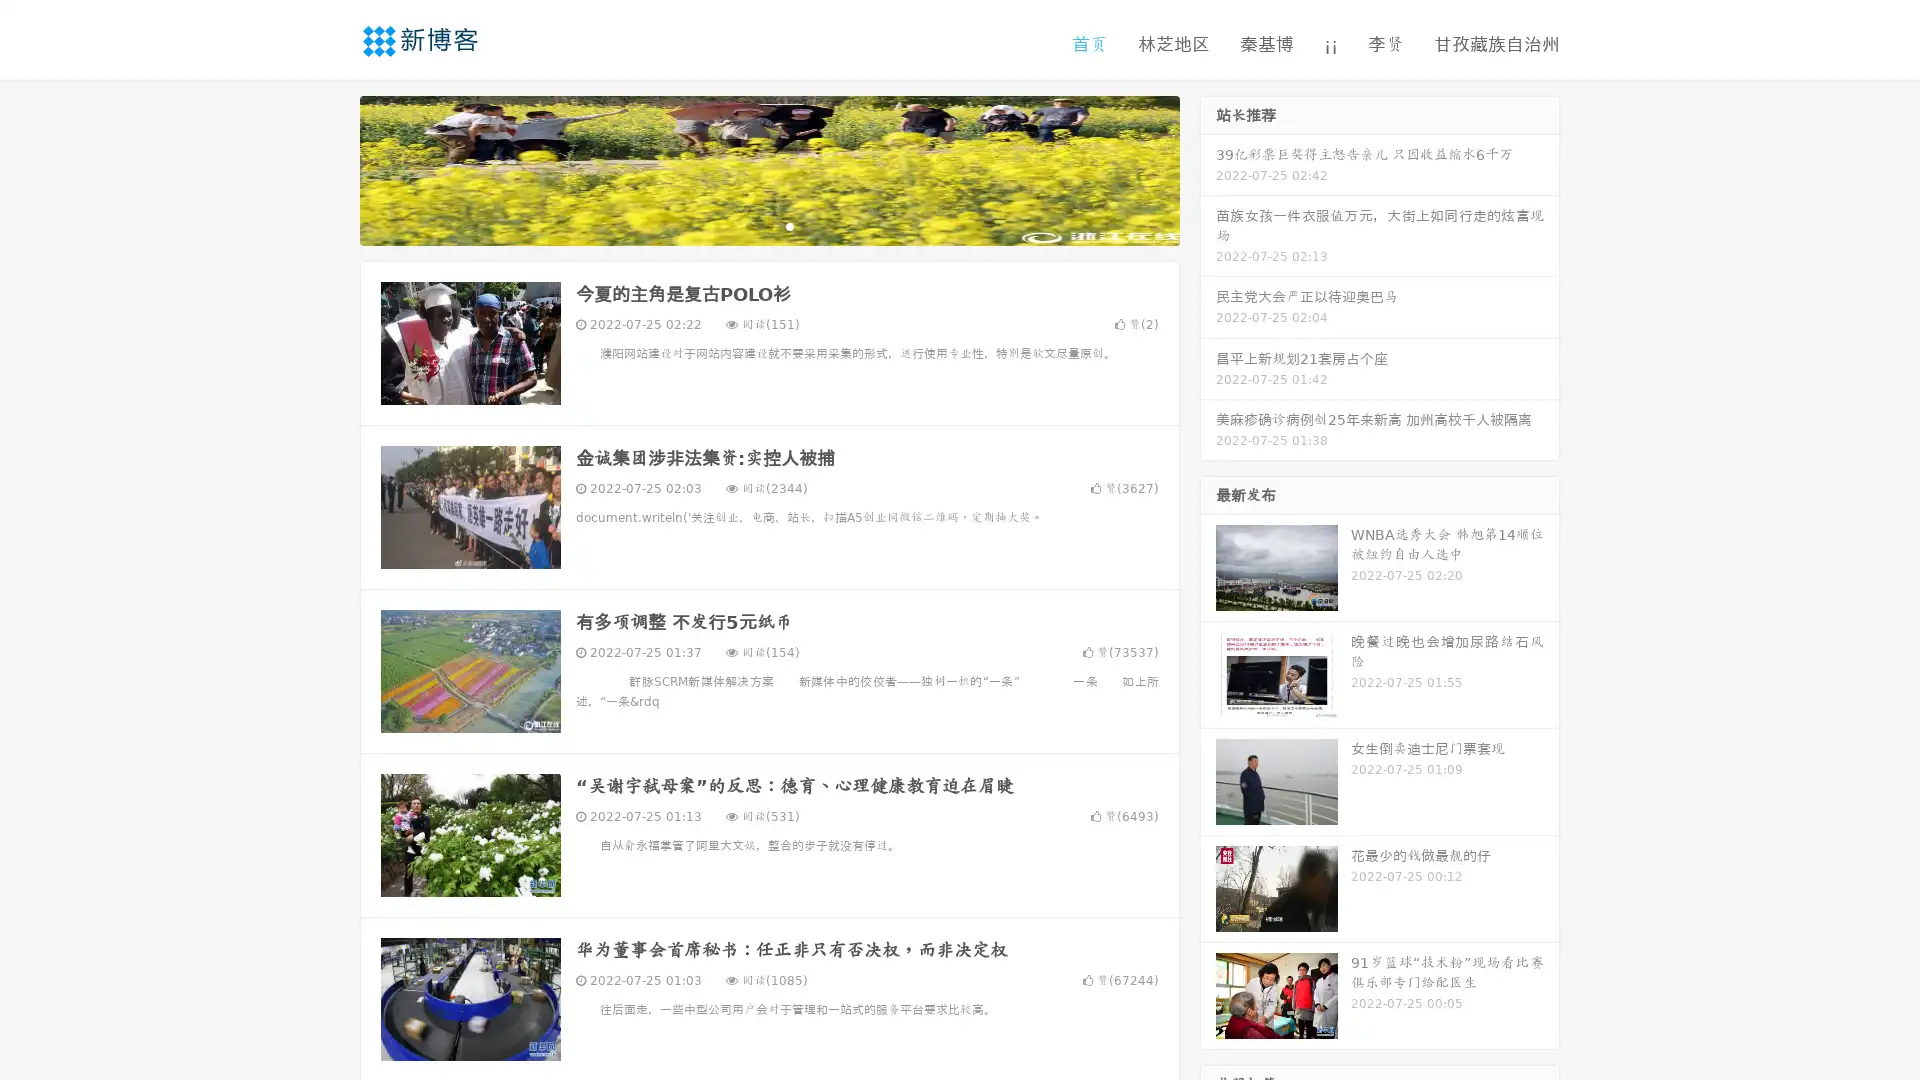  Describe the element at coordinates (330, 168) in the screenshot. I see `Previous slide` at that location.